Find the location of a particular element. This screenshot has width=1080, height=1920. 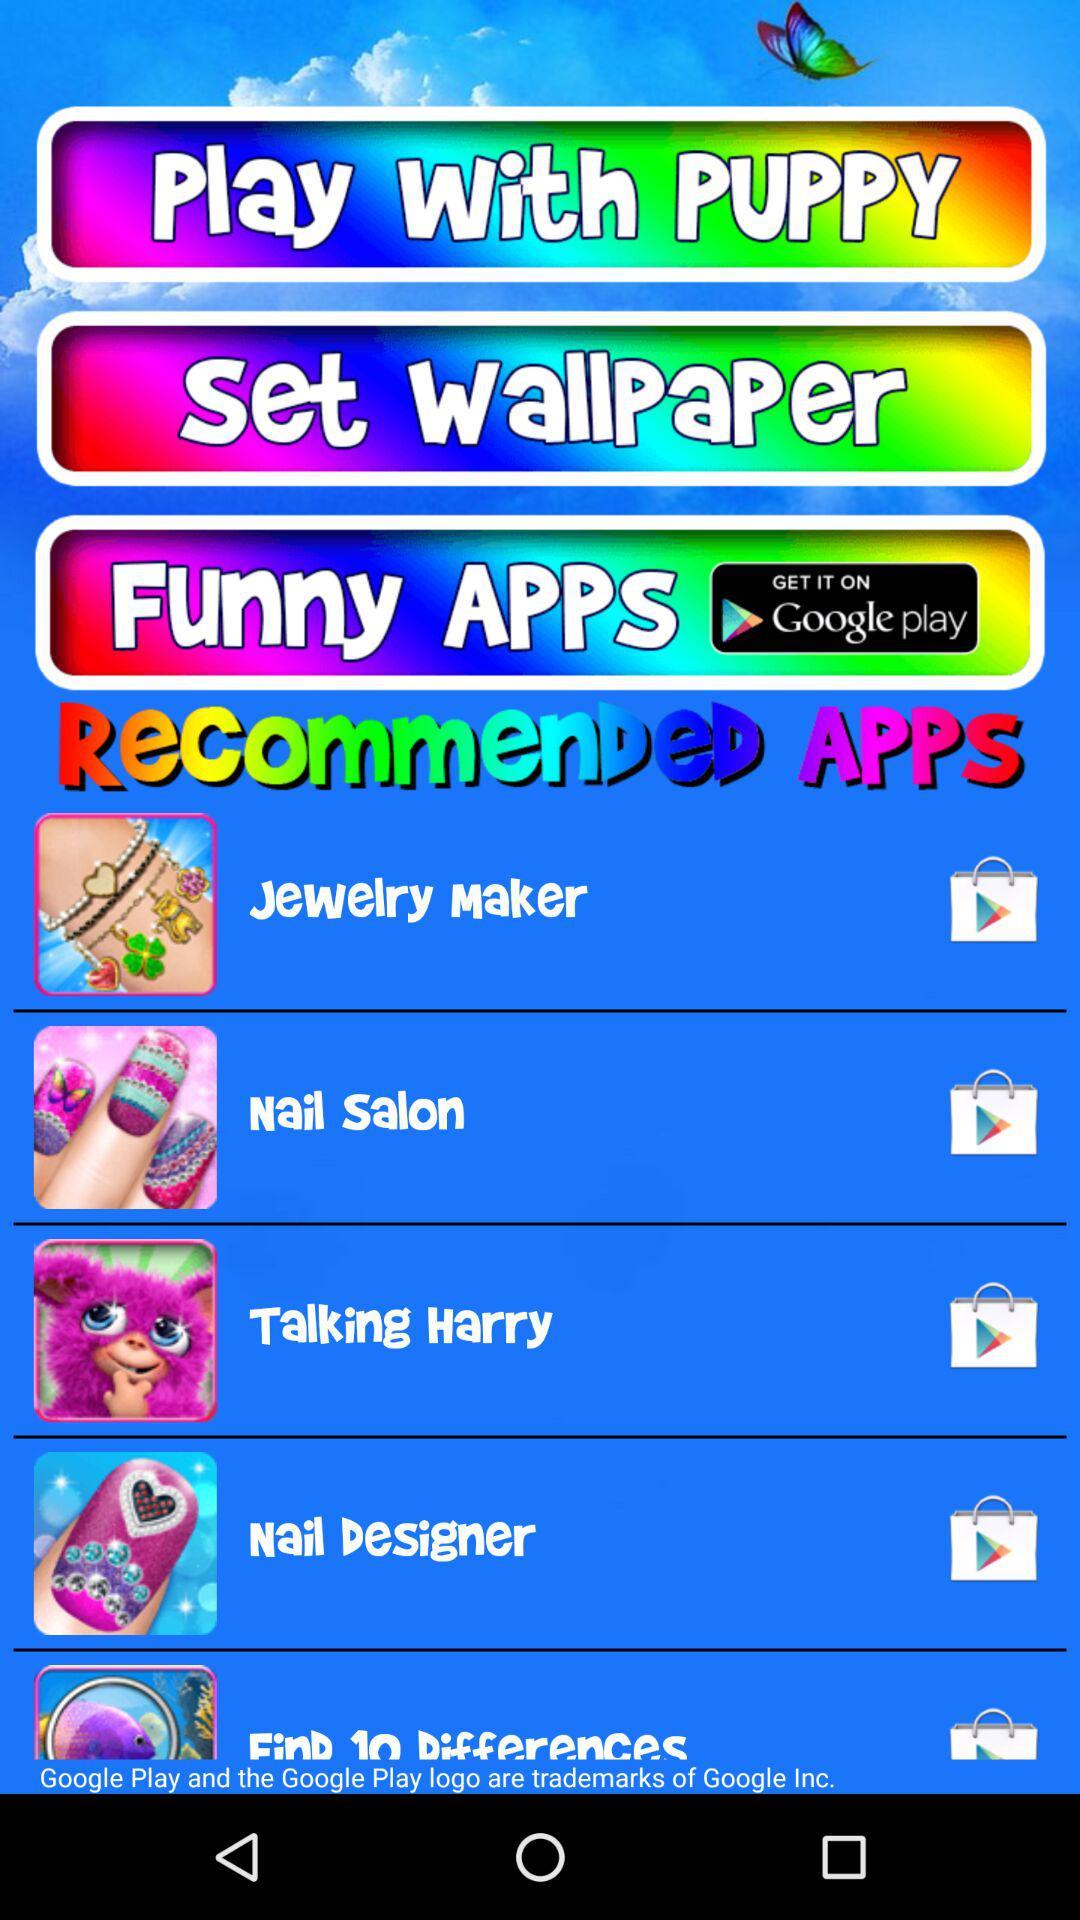

download an app from googleplay is located at coordinates (540, 601).